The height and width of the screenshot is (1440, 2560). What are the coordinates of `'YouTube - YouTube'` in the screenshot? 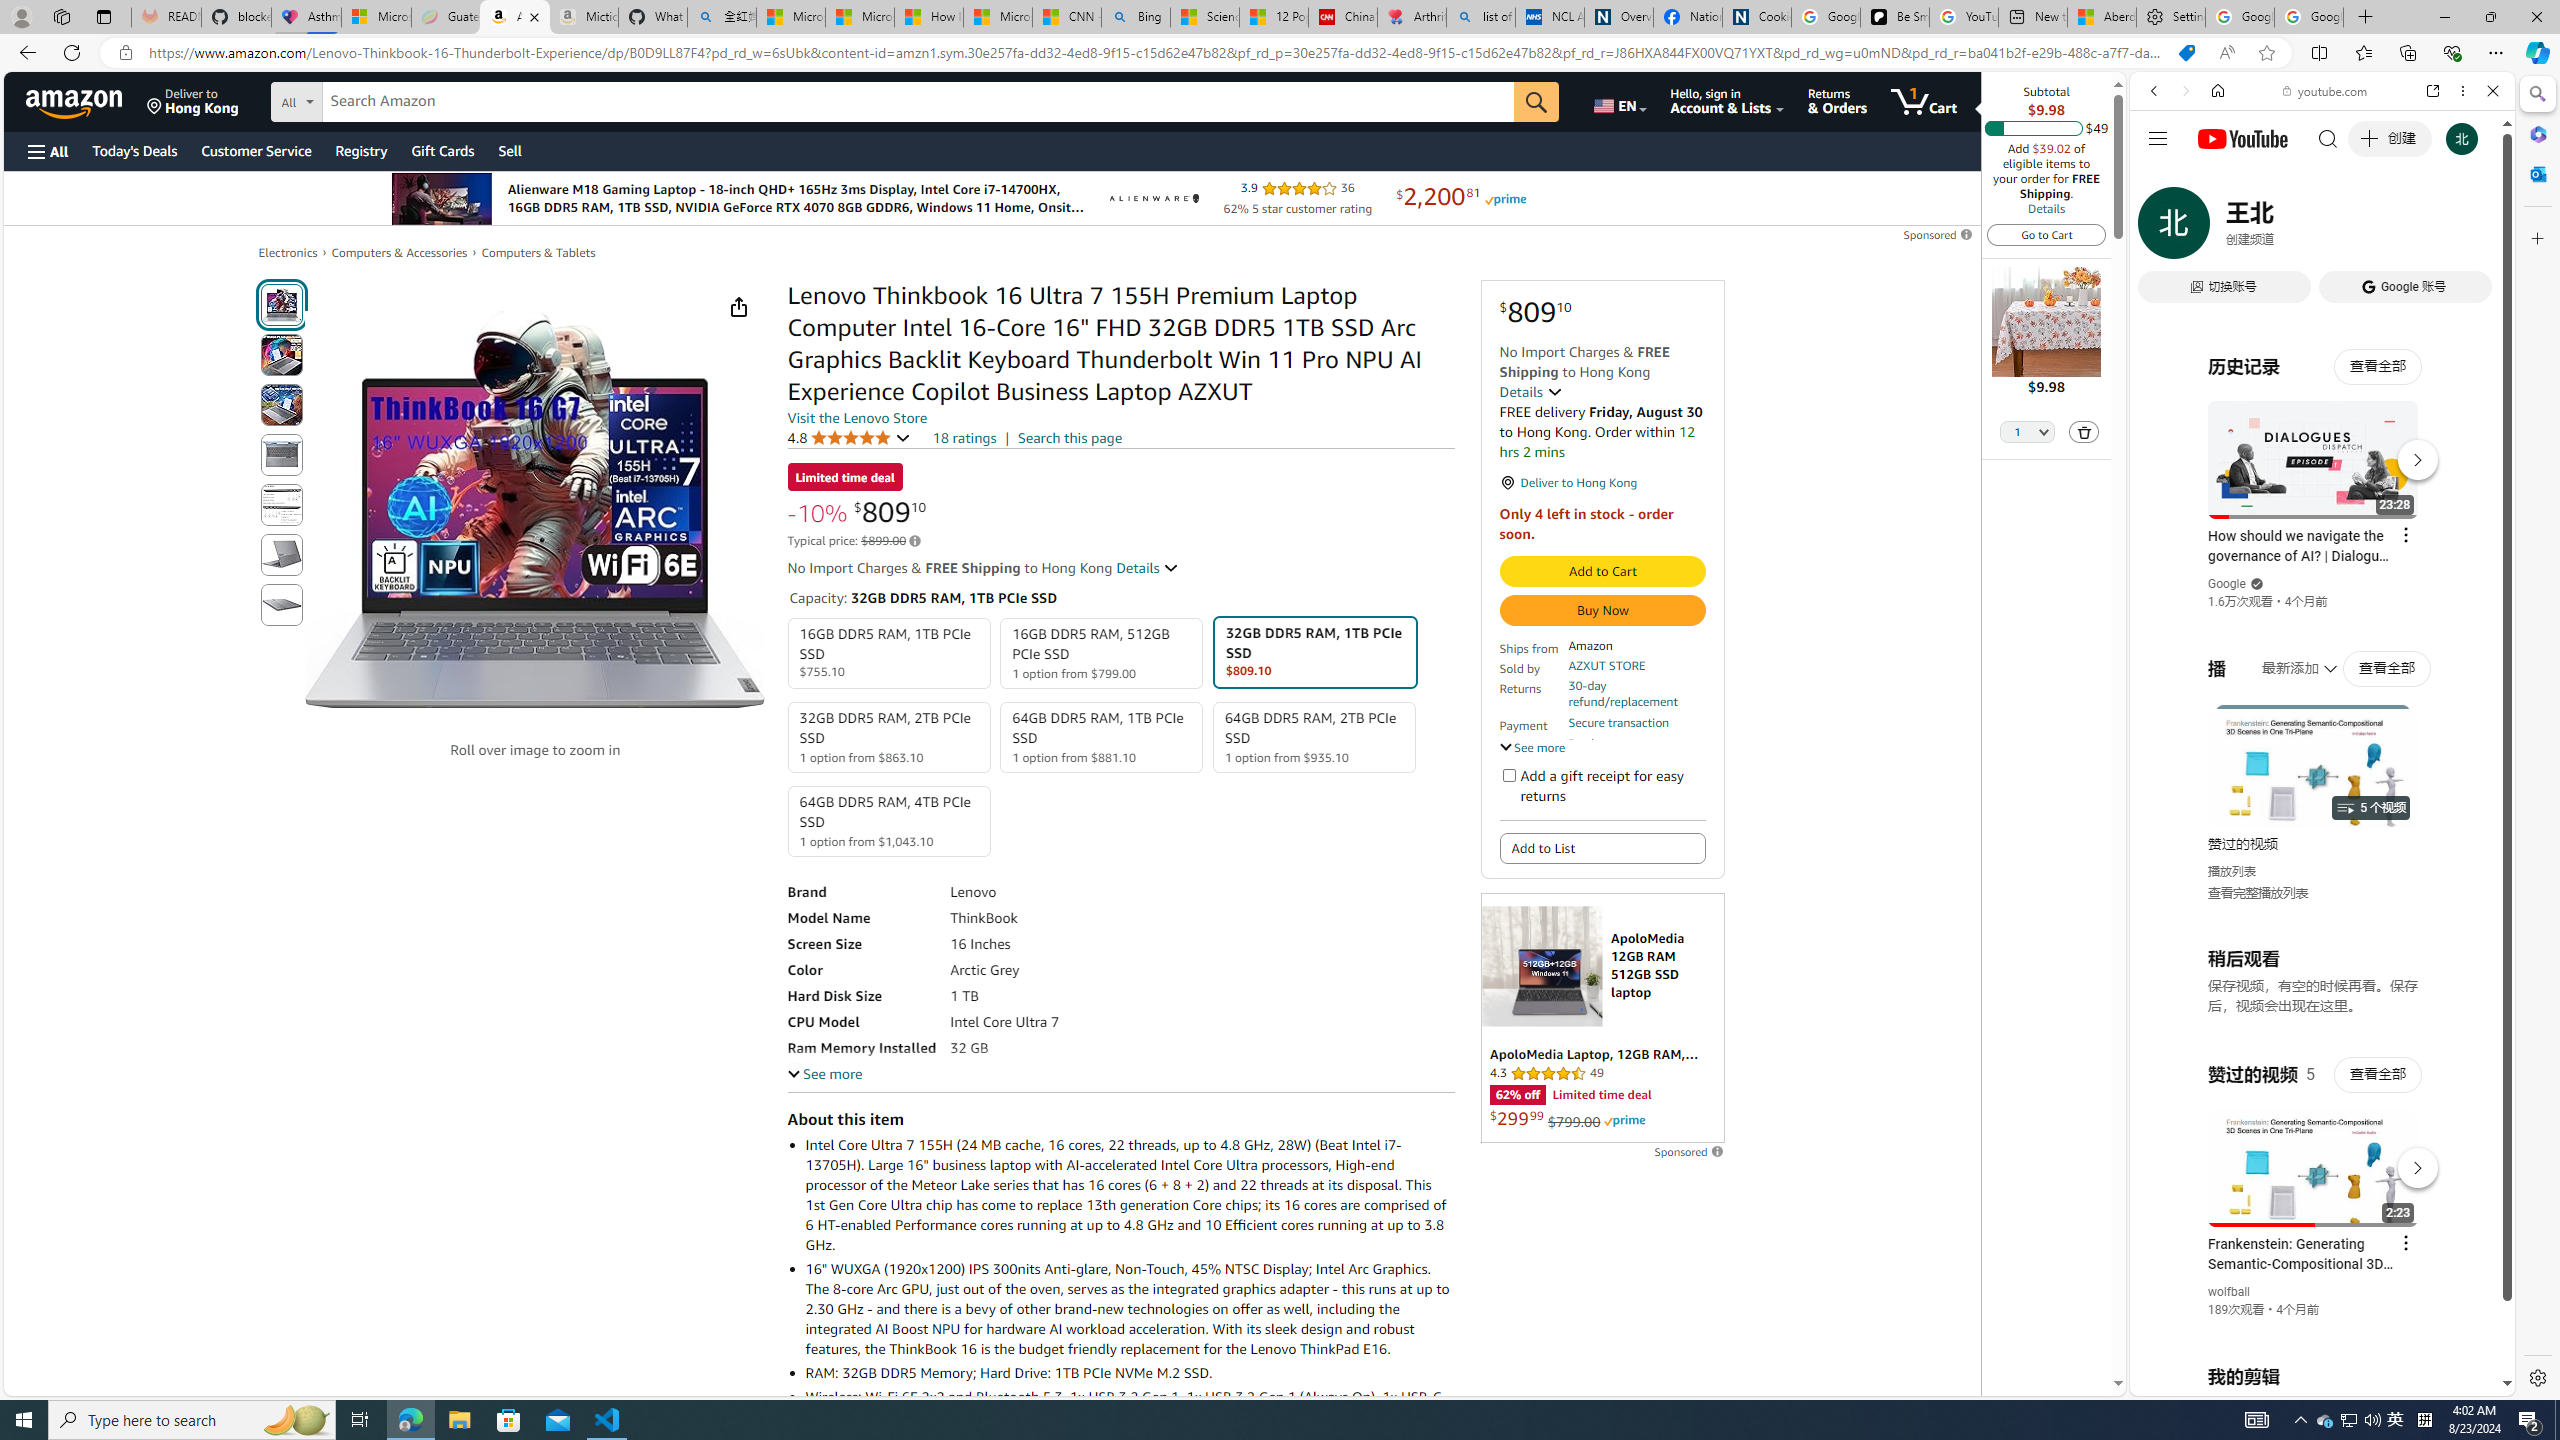 It's located at (2314, 985).